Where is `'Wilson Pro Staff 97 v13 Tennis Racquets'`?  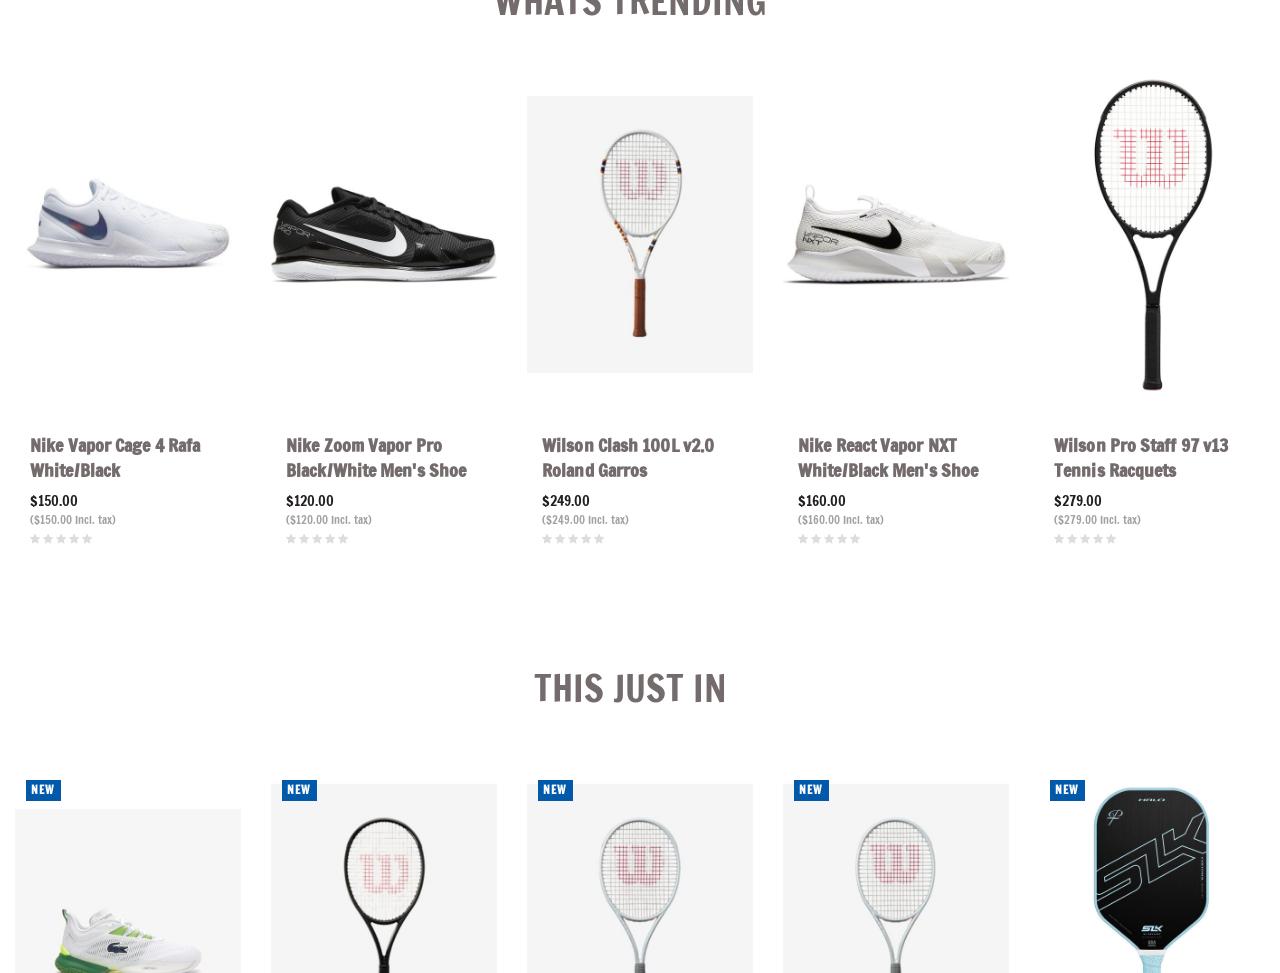 'Wilson Pro Staff 97 v13 Tennis Racquets' is located at coordinates (1140, 457).